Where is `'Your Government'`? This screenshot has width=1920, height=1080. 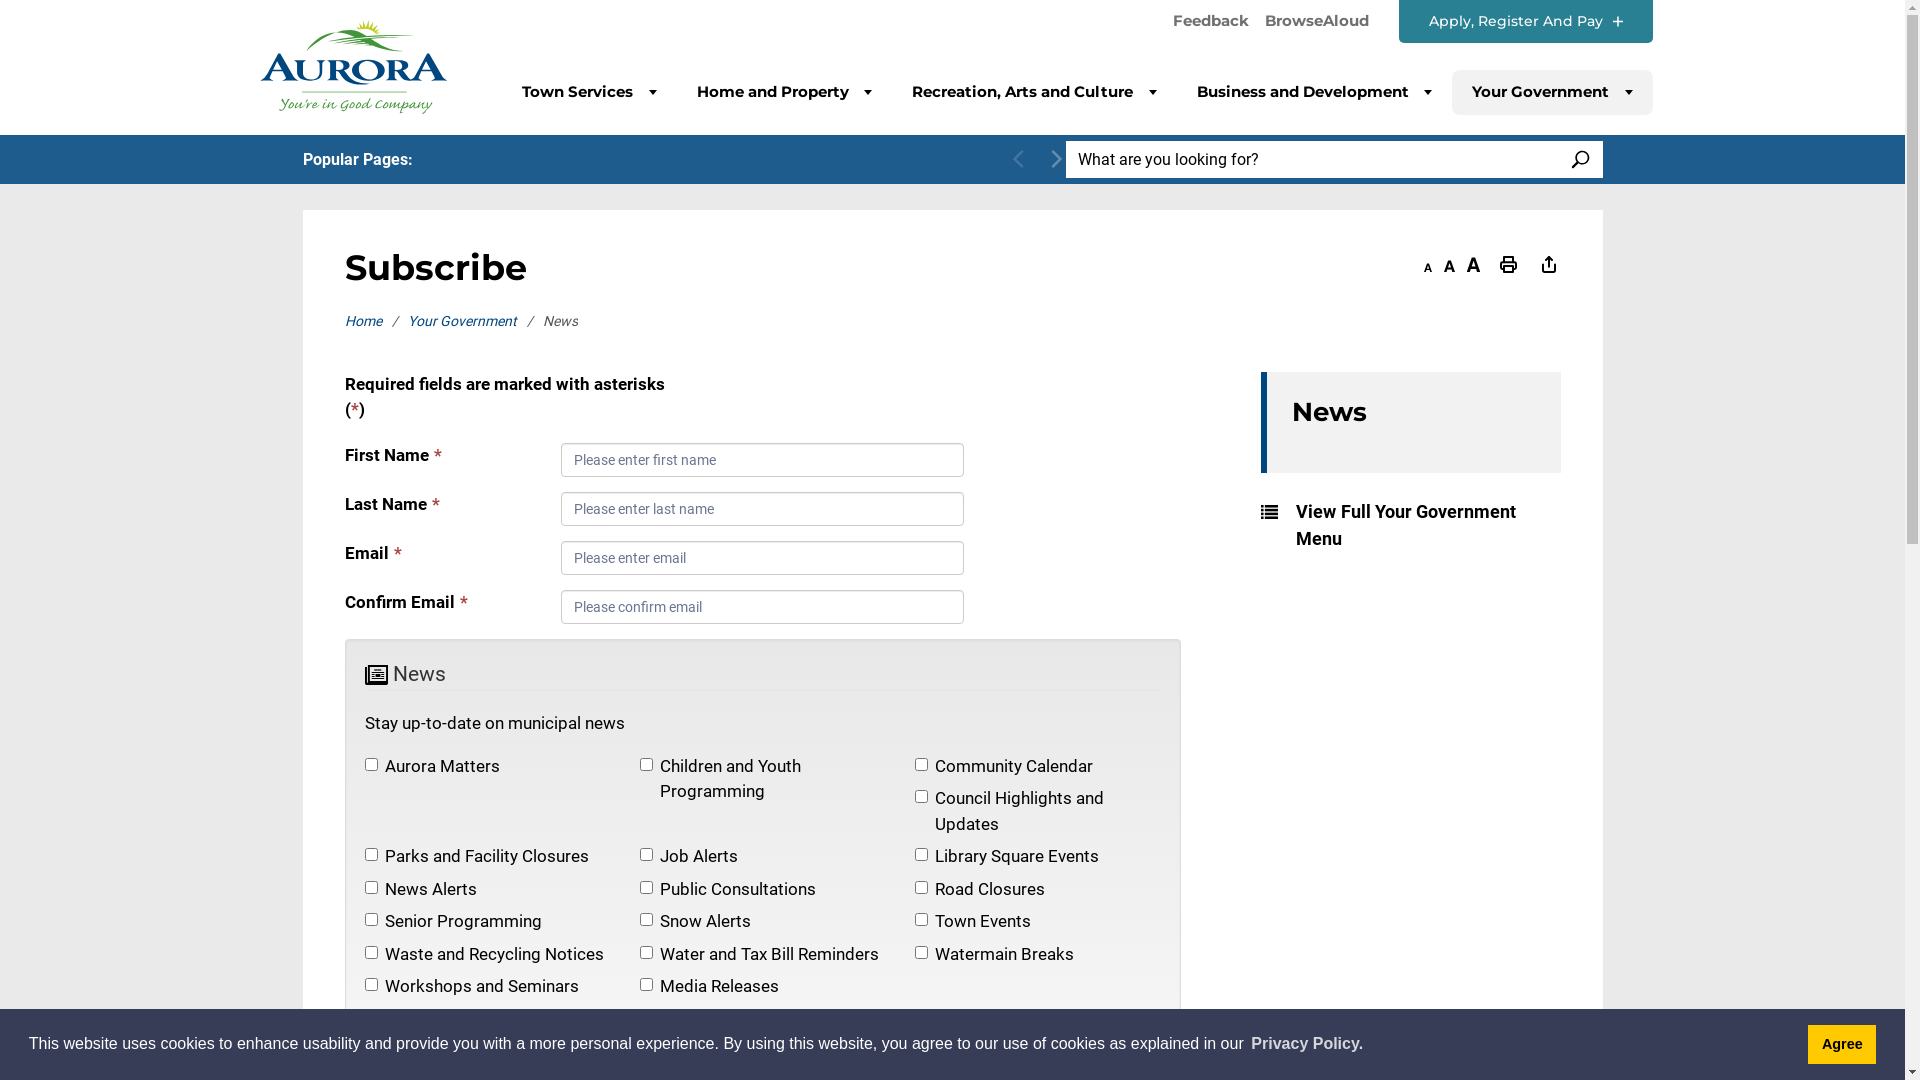 'Your Government' is located at coordinates (1550, 92).